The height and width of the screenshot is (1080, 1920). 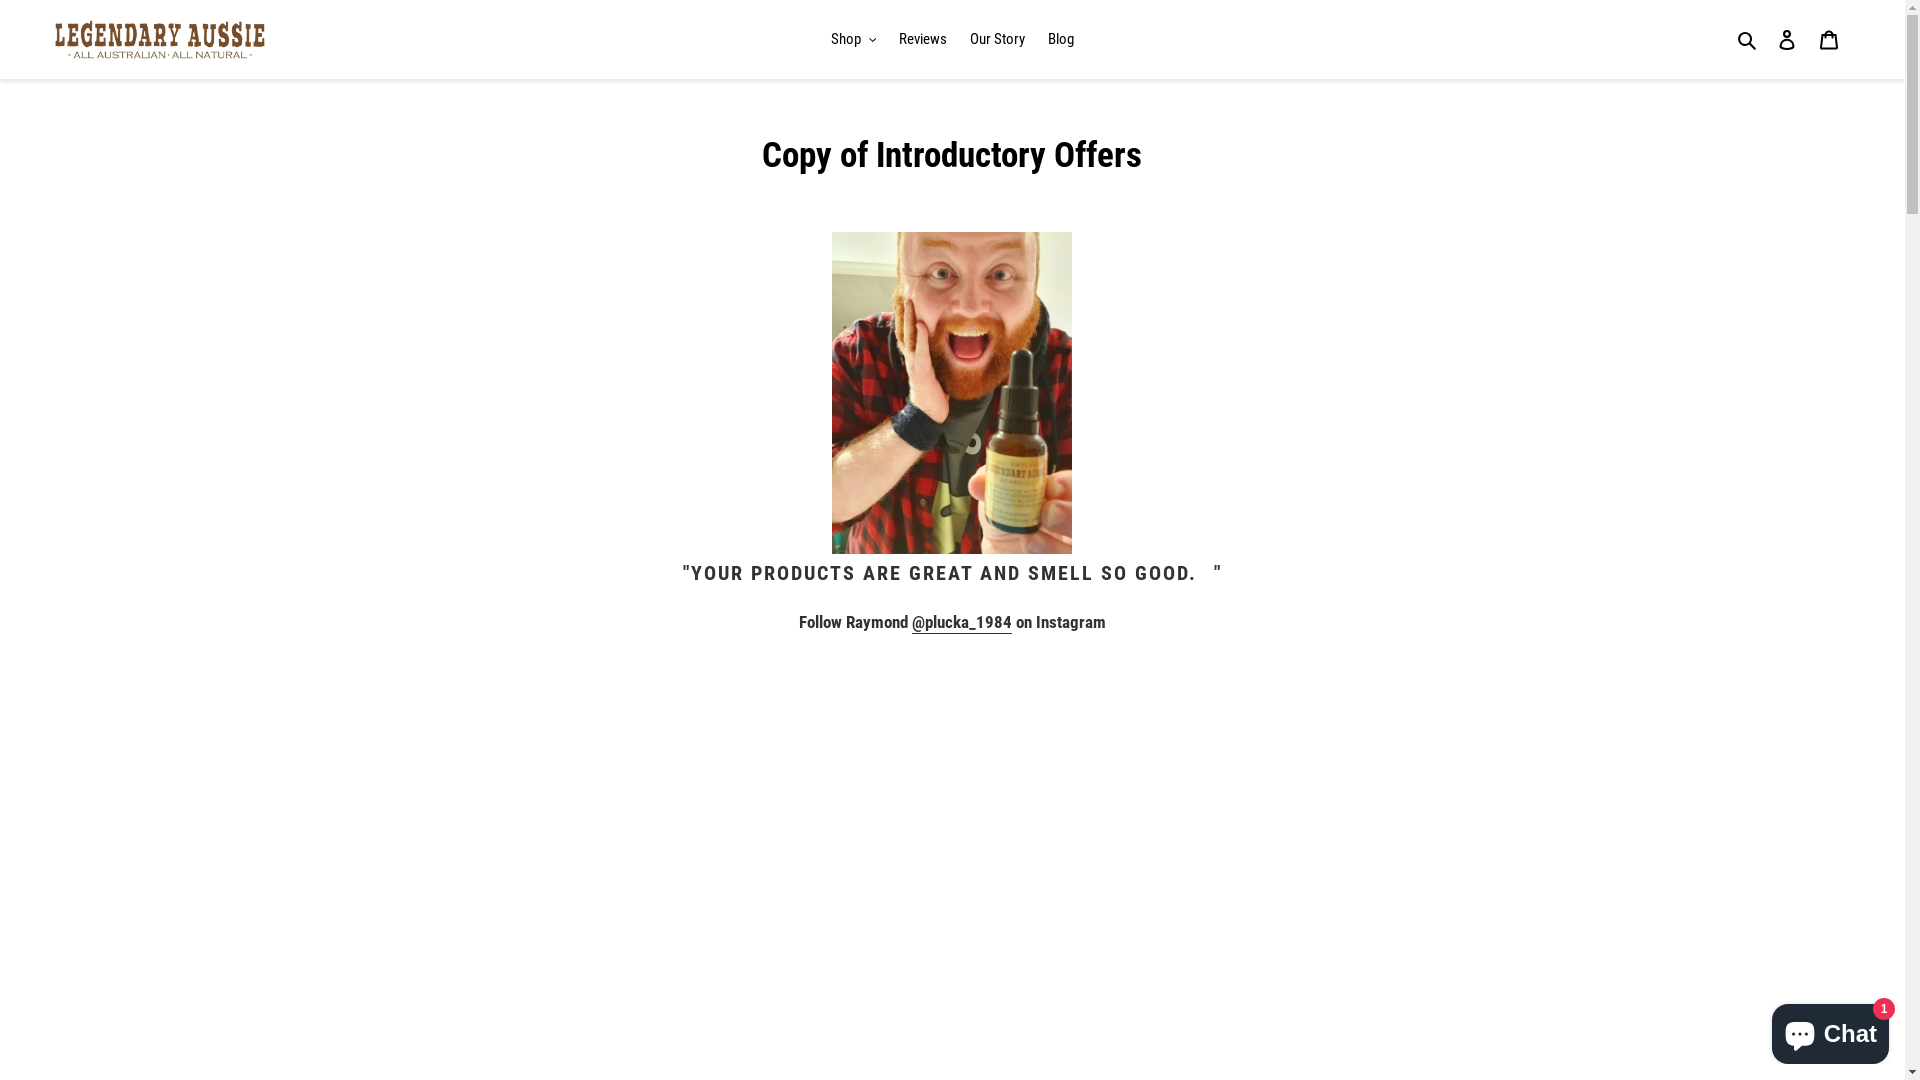 What do you see at coordinates (921, 39) in the screenshot?
I see `'Reviews'` at bounding box center [921, 39].